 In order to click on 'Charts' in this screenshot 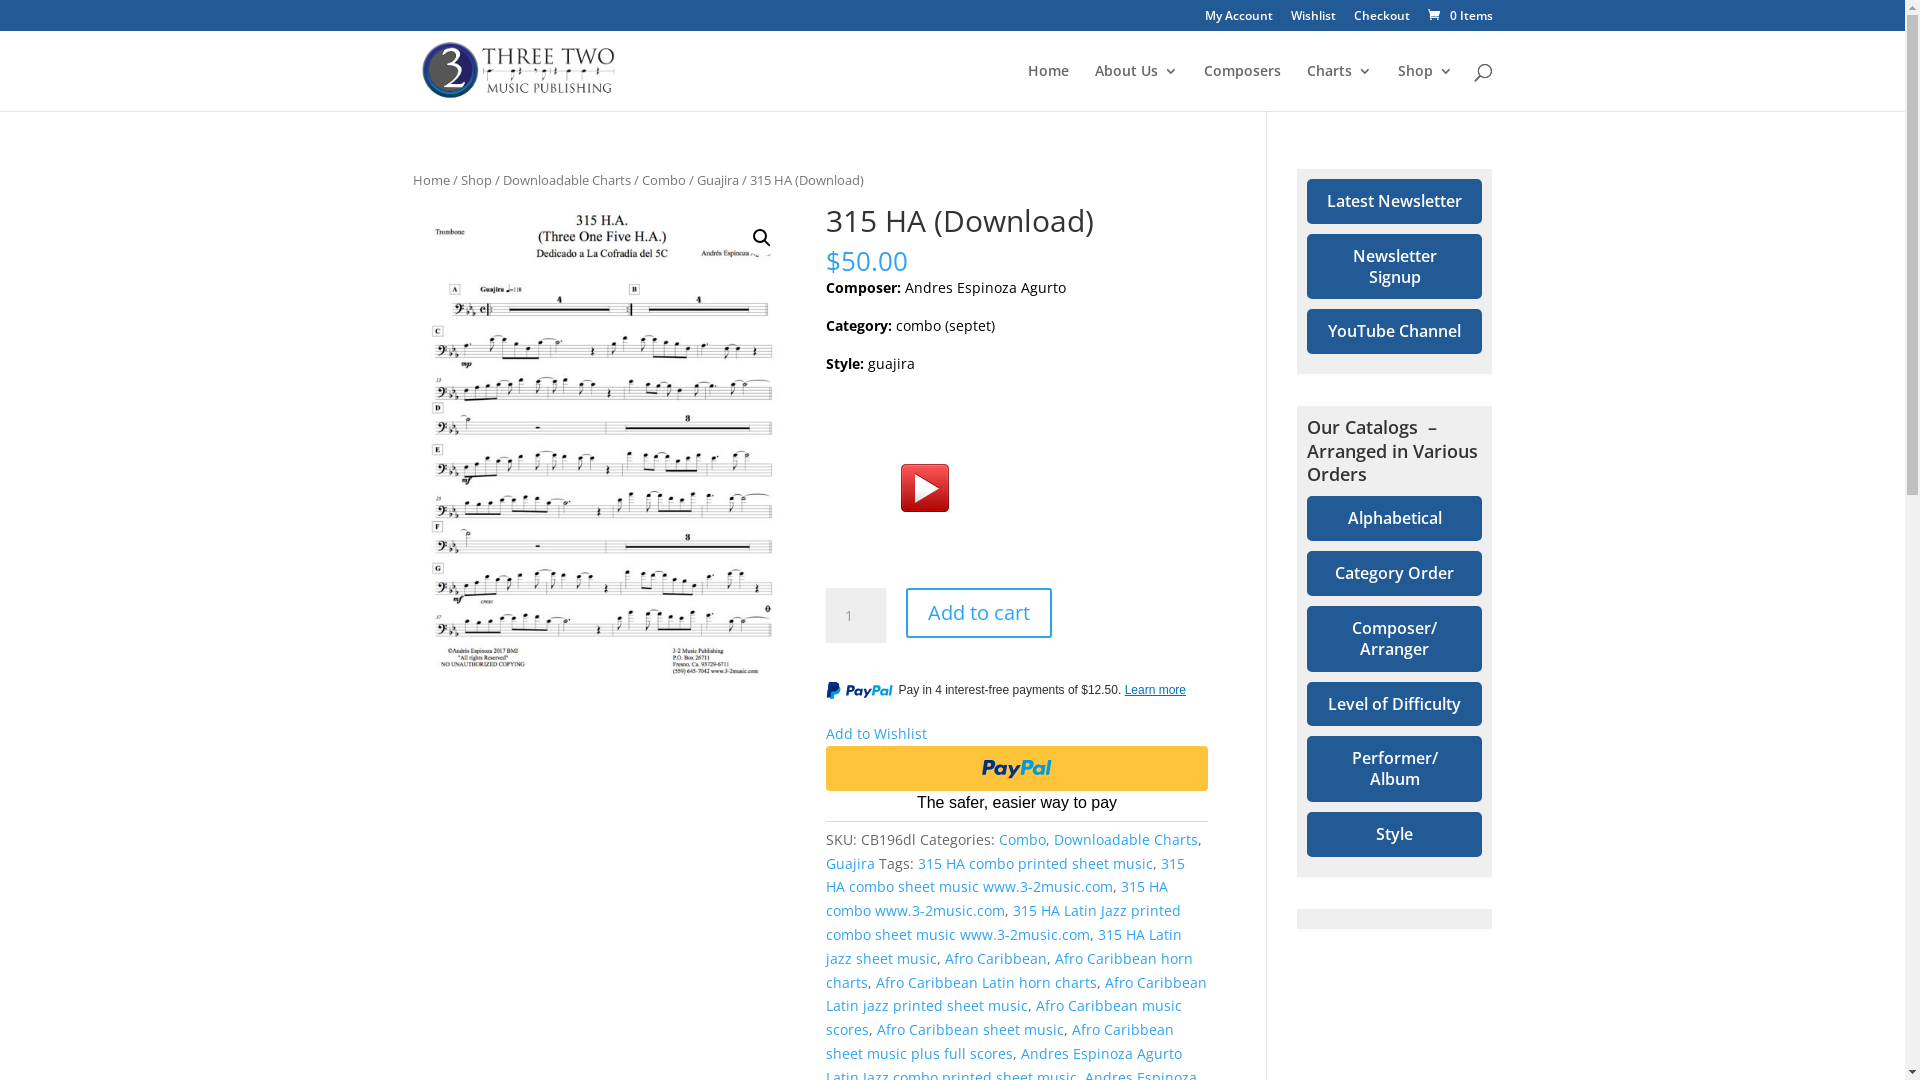, I will do `click(1338, 86)`.